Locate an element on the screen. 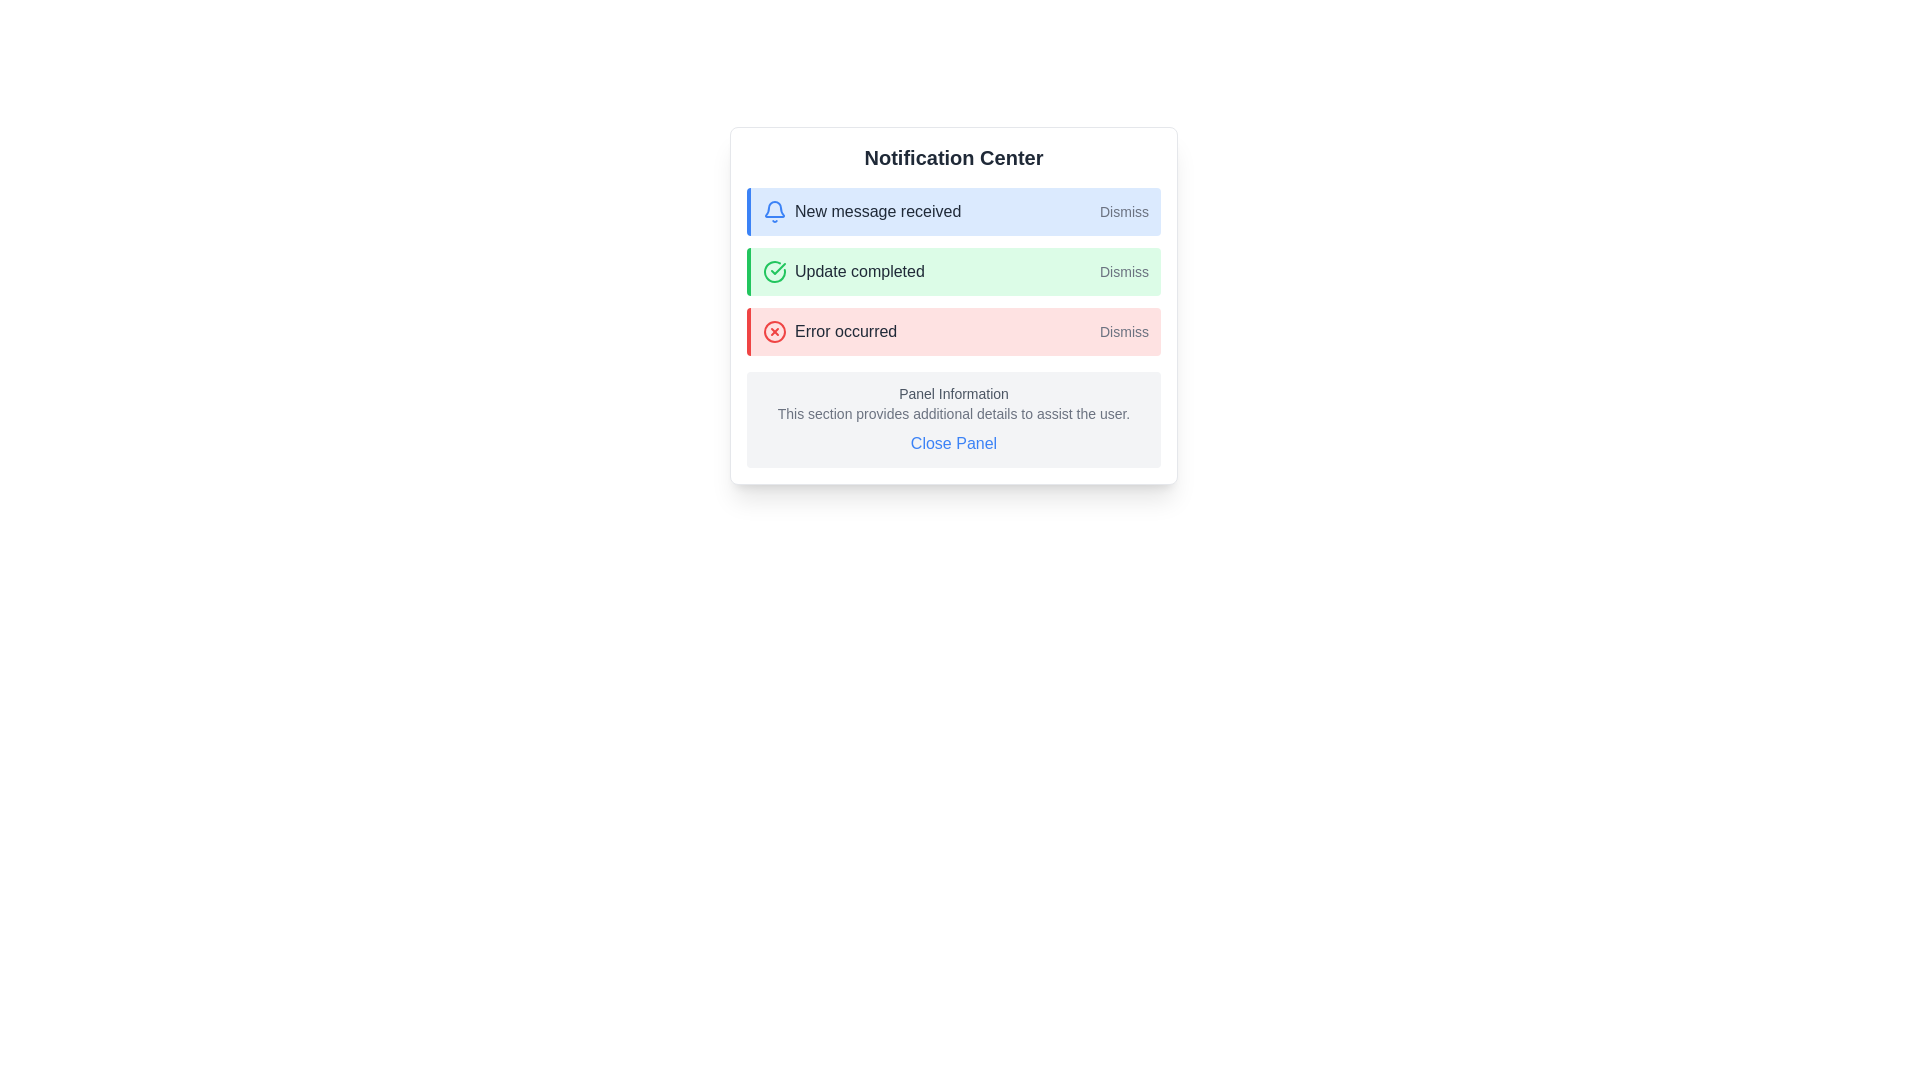 This screenshot has height=1080, width=1920. the text label that reads 'Update completed' with a green checkmark icon, located in the Notification Center is located at coordinates (843, 272).